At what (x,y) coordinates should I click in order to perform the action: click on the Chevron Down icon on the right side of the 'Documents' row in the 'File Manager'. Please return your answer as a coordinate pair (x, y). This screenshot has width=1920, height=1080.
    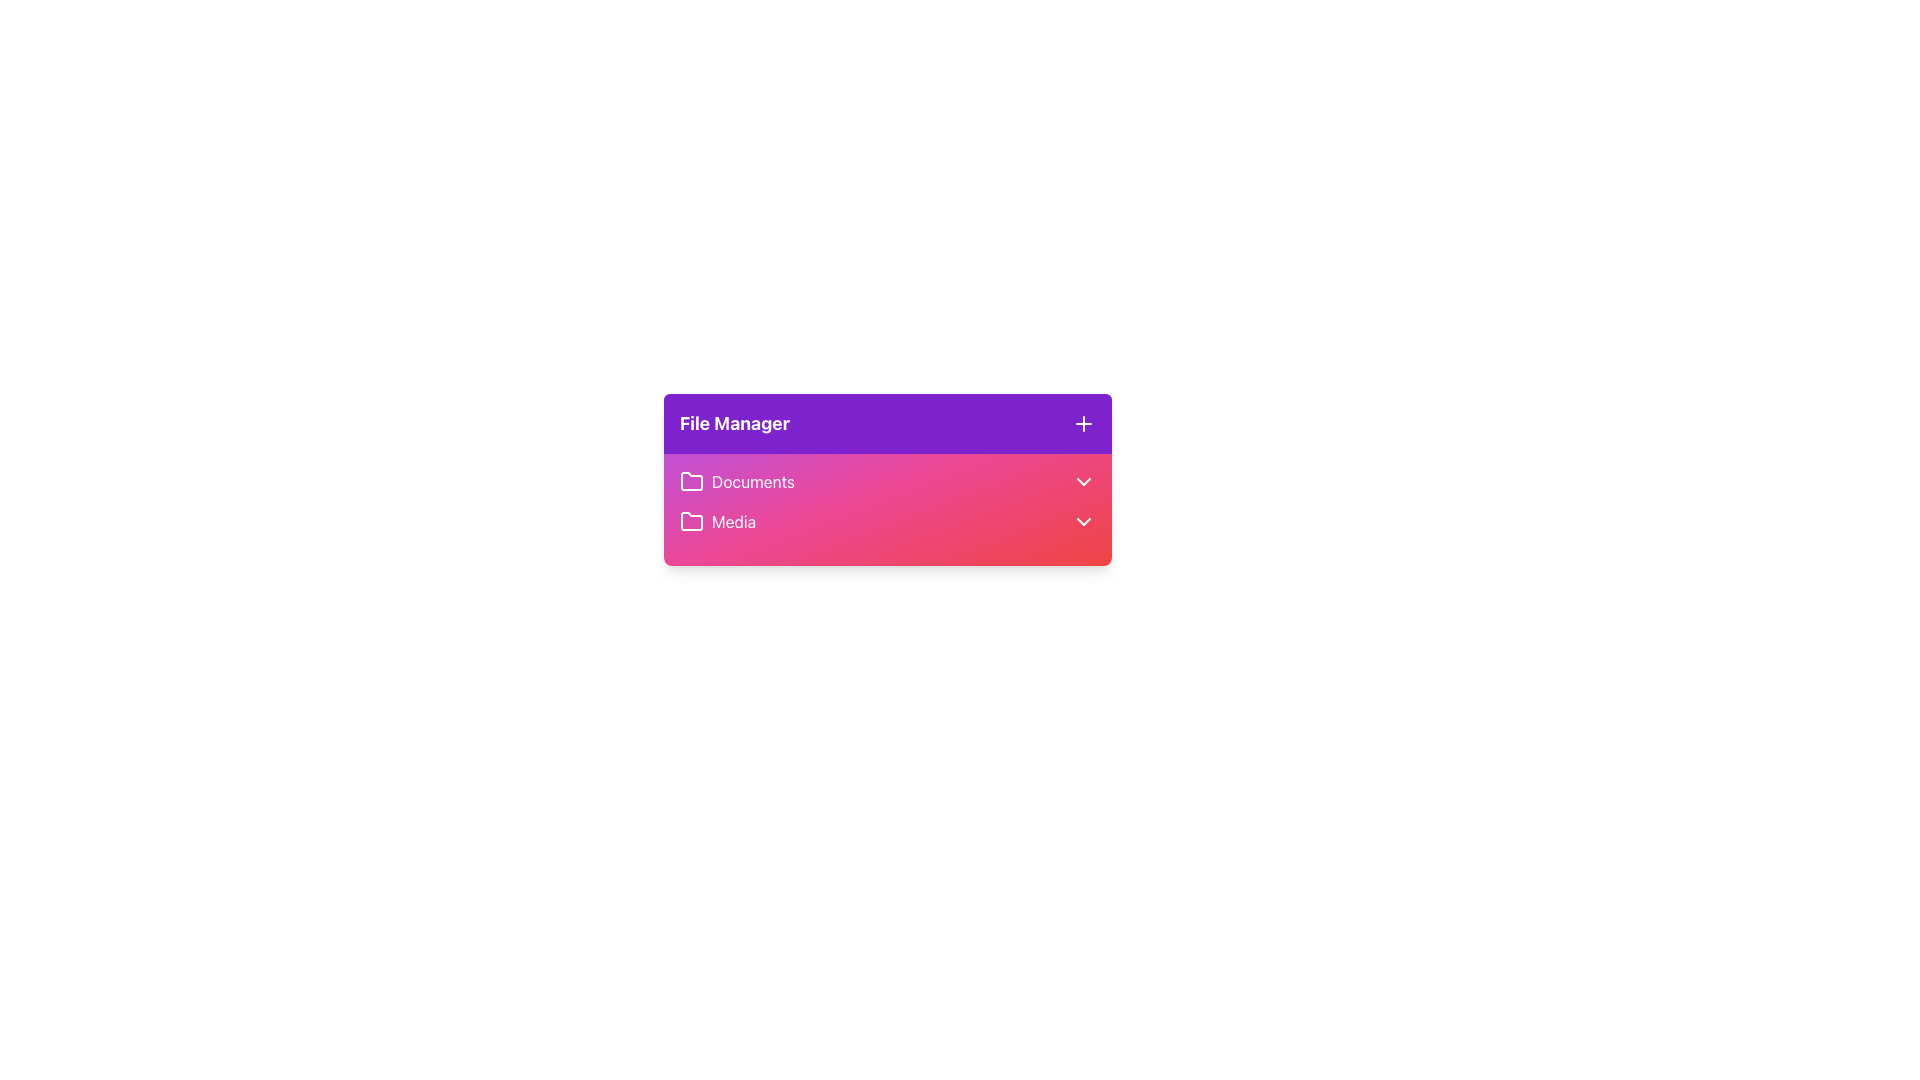
    Looking at the image, I should click on (1083, 482).